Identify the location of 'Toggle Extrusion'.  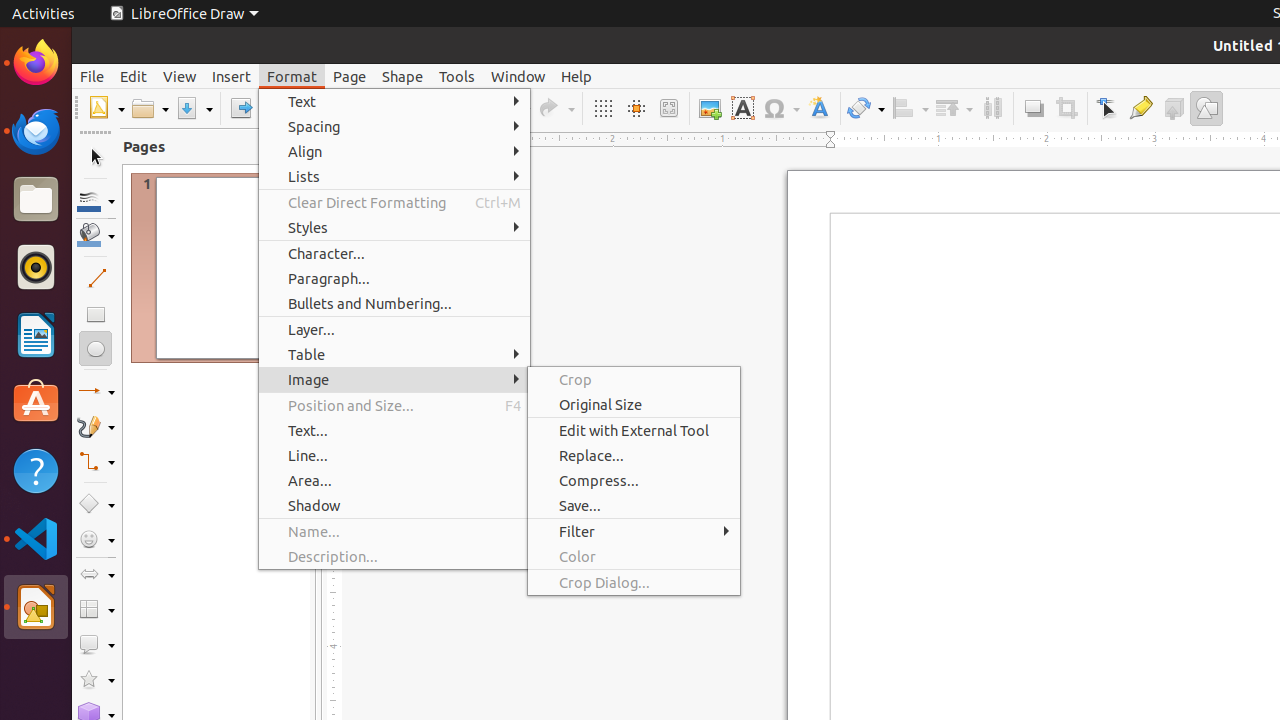
(1173, 108).